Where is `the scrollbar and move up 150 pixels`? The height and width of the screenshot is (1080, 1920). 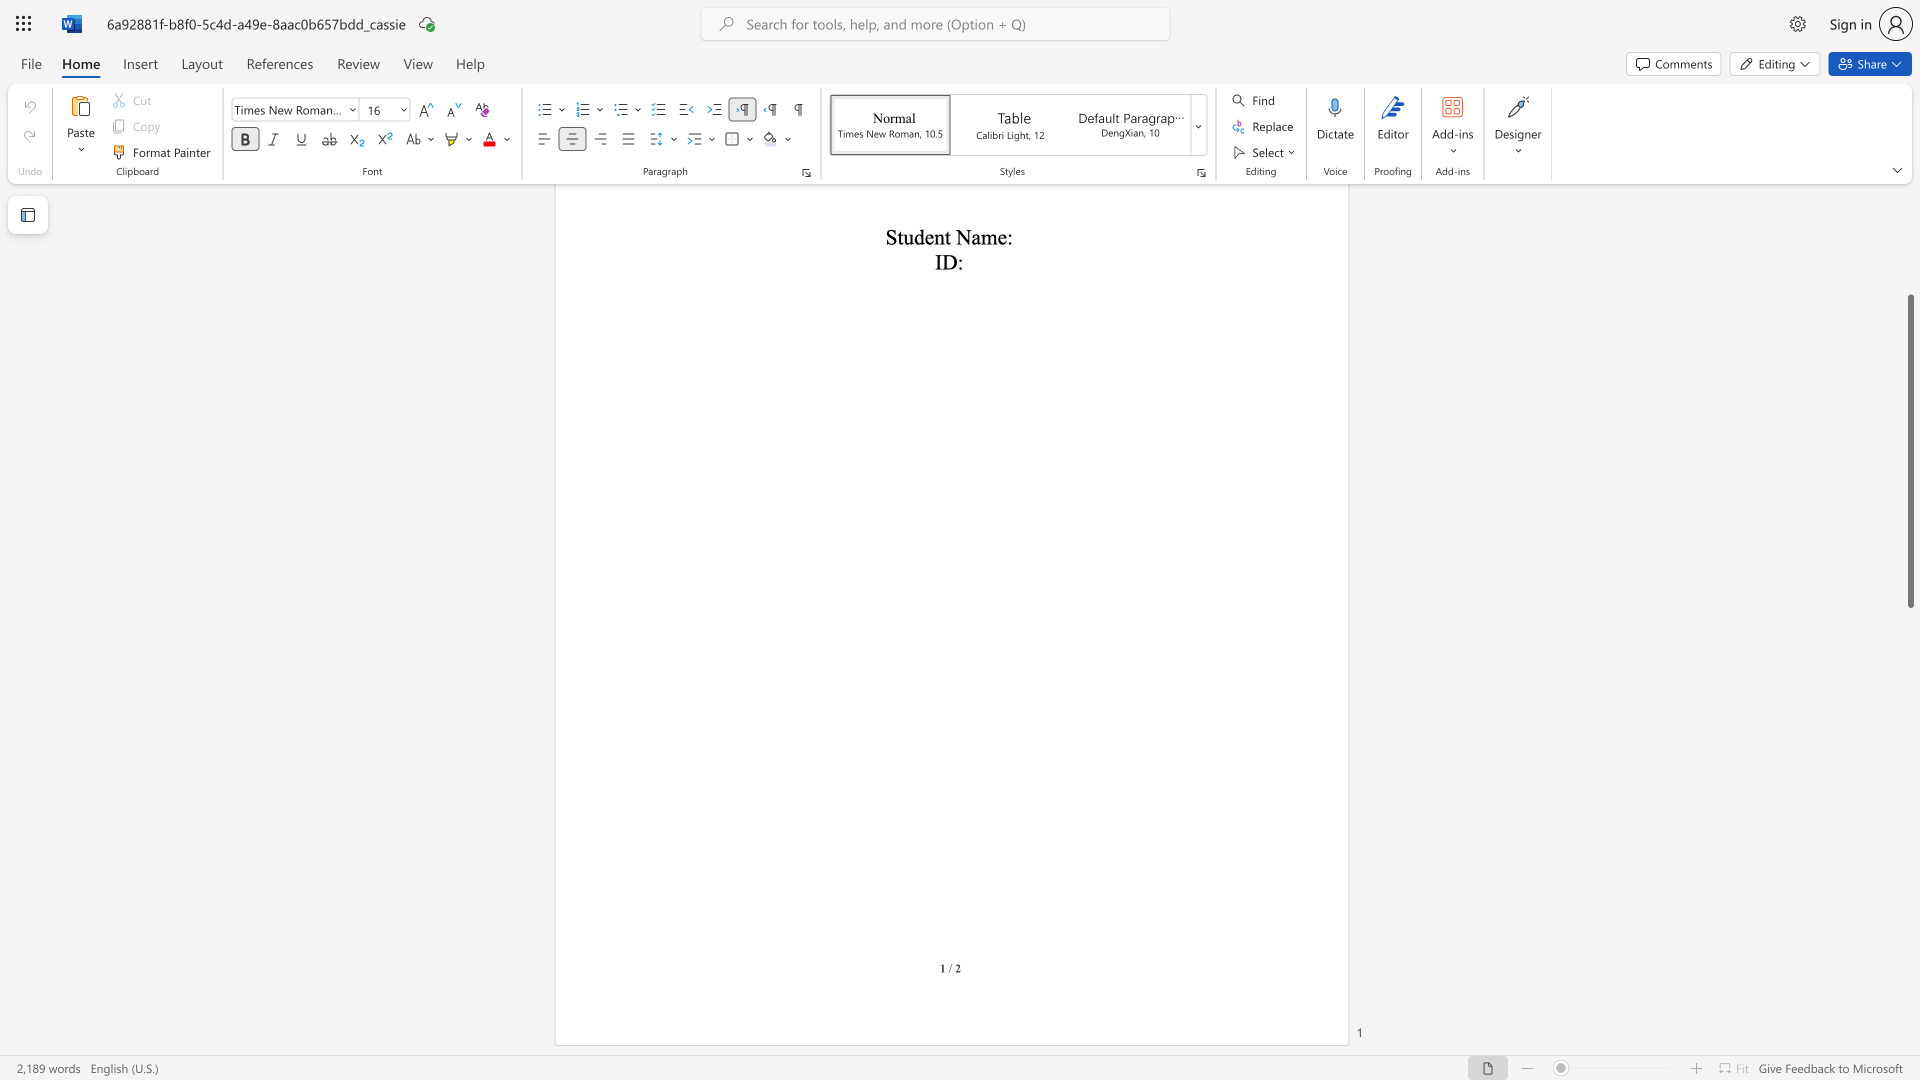
the scrollbar and move up 150 pixels is located at coordinates (1909, 451).